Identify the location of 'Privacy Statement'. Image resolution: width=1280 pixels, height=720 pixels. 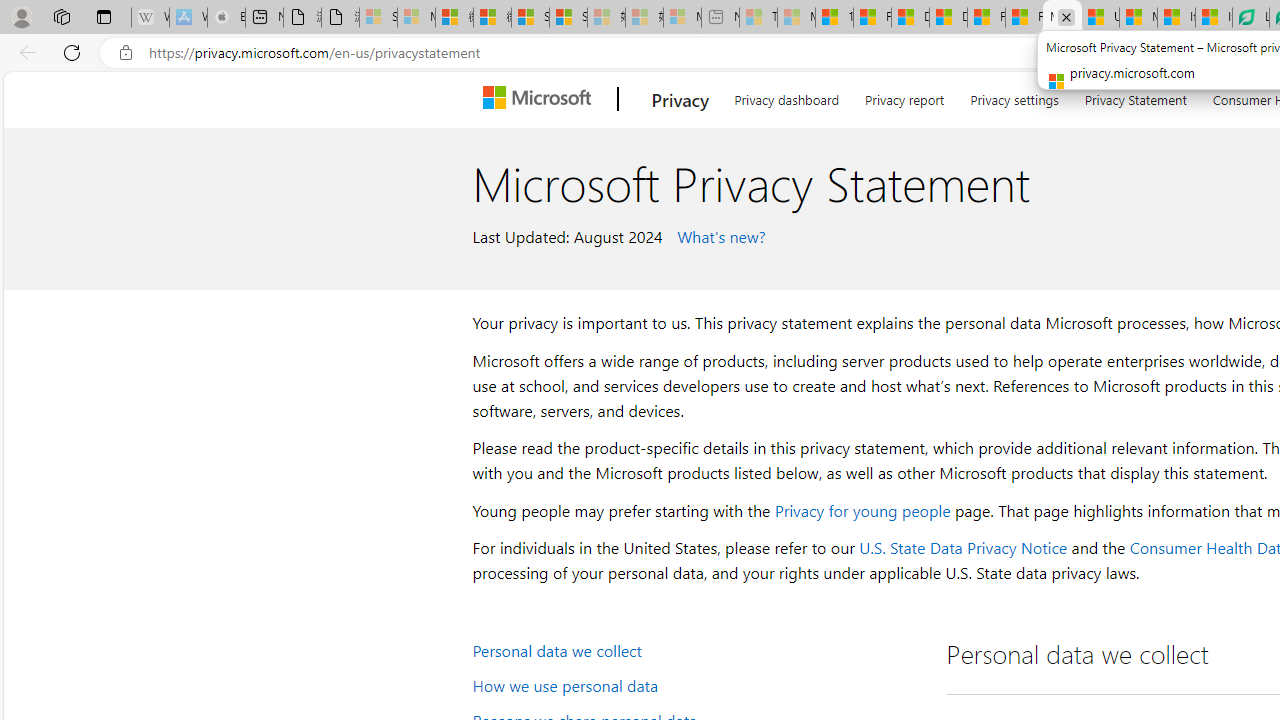
(1135, 96).